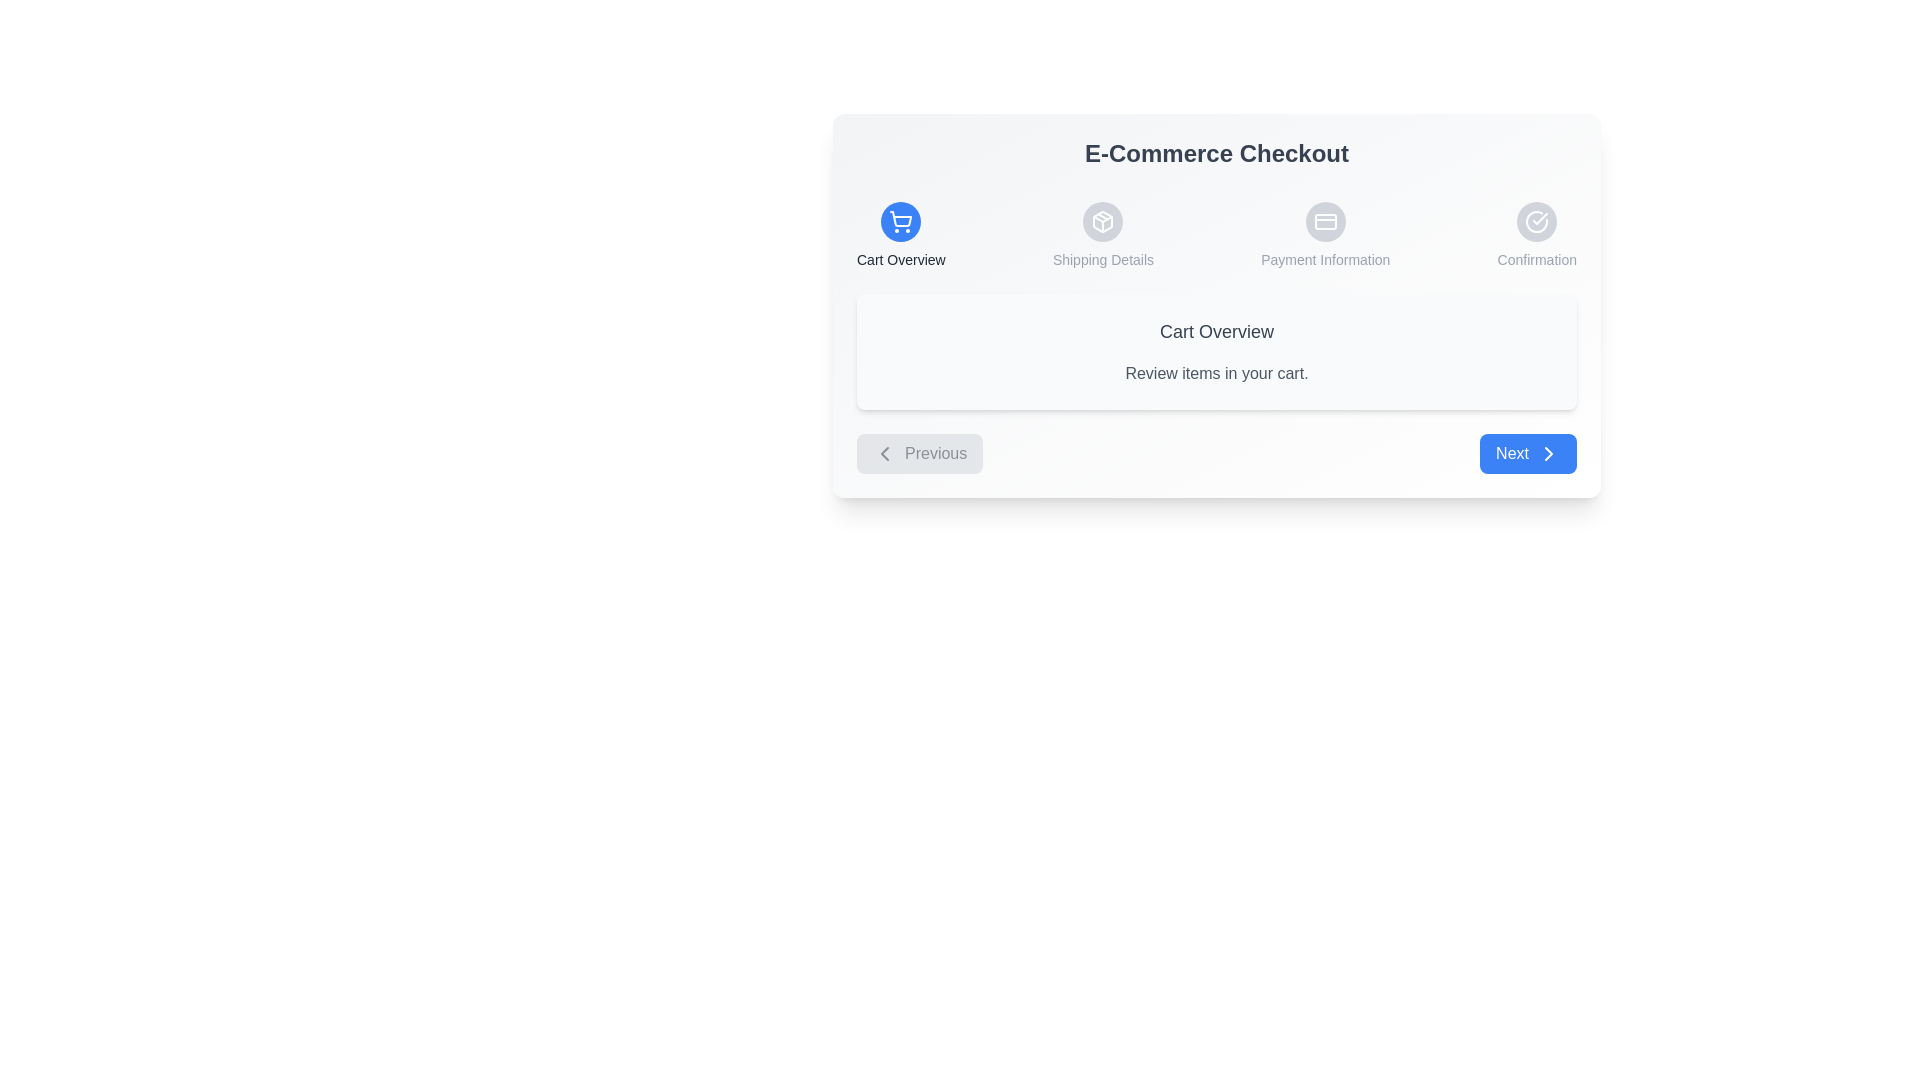 The width and height of the screenshot is (1920, 1080). I want to click on the circular icon representing 'Shipping Details', so click(1102, 234).